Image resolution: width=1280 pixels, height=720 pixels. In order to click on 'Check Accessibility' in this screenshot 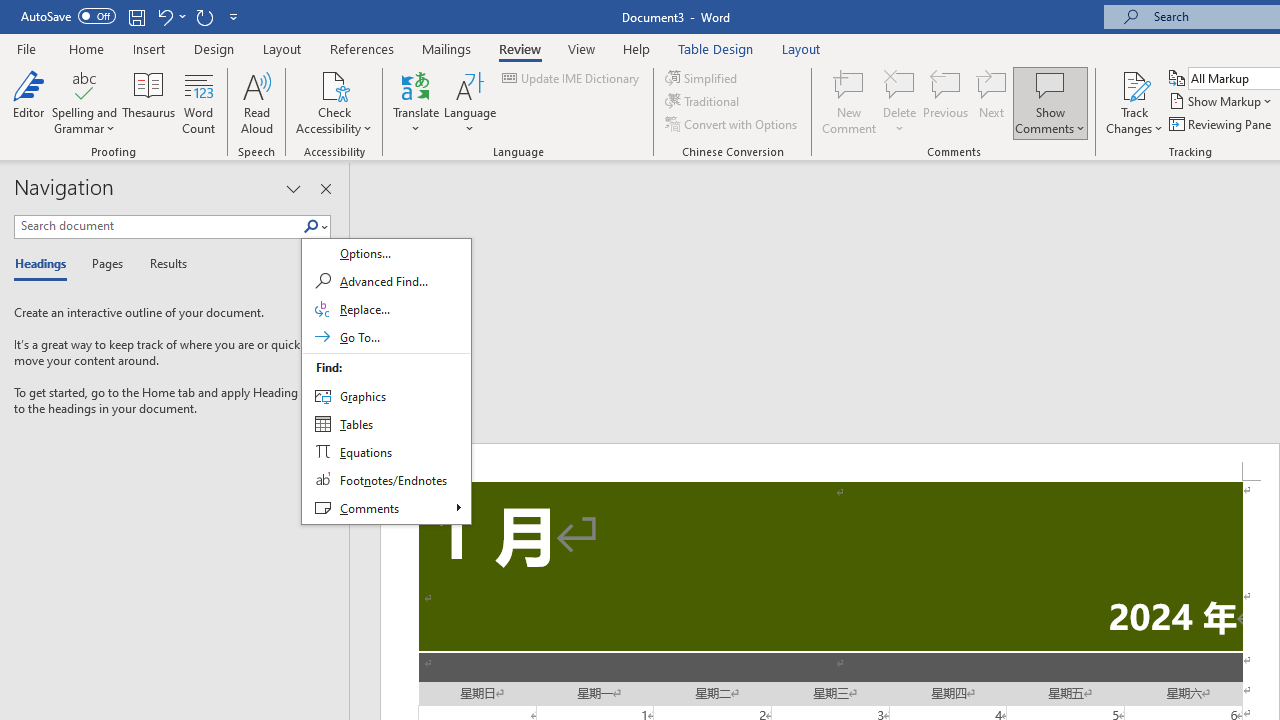, I will do `click(334, 84)`.